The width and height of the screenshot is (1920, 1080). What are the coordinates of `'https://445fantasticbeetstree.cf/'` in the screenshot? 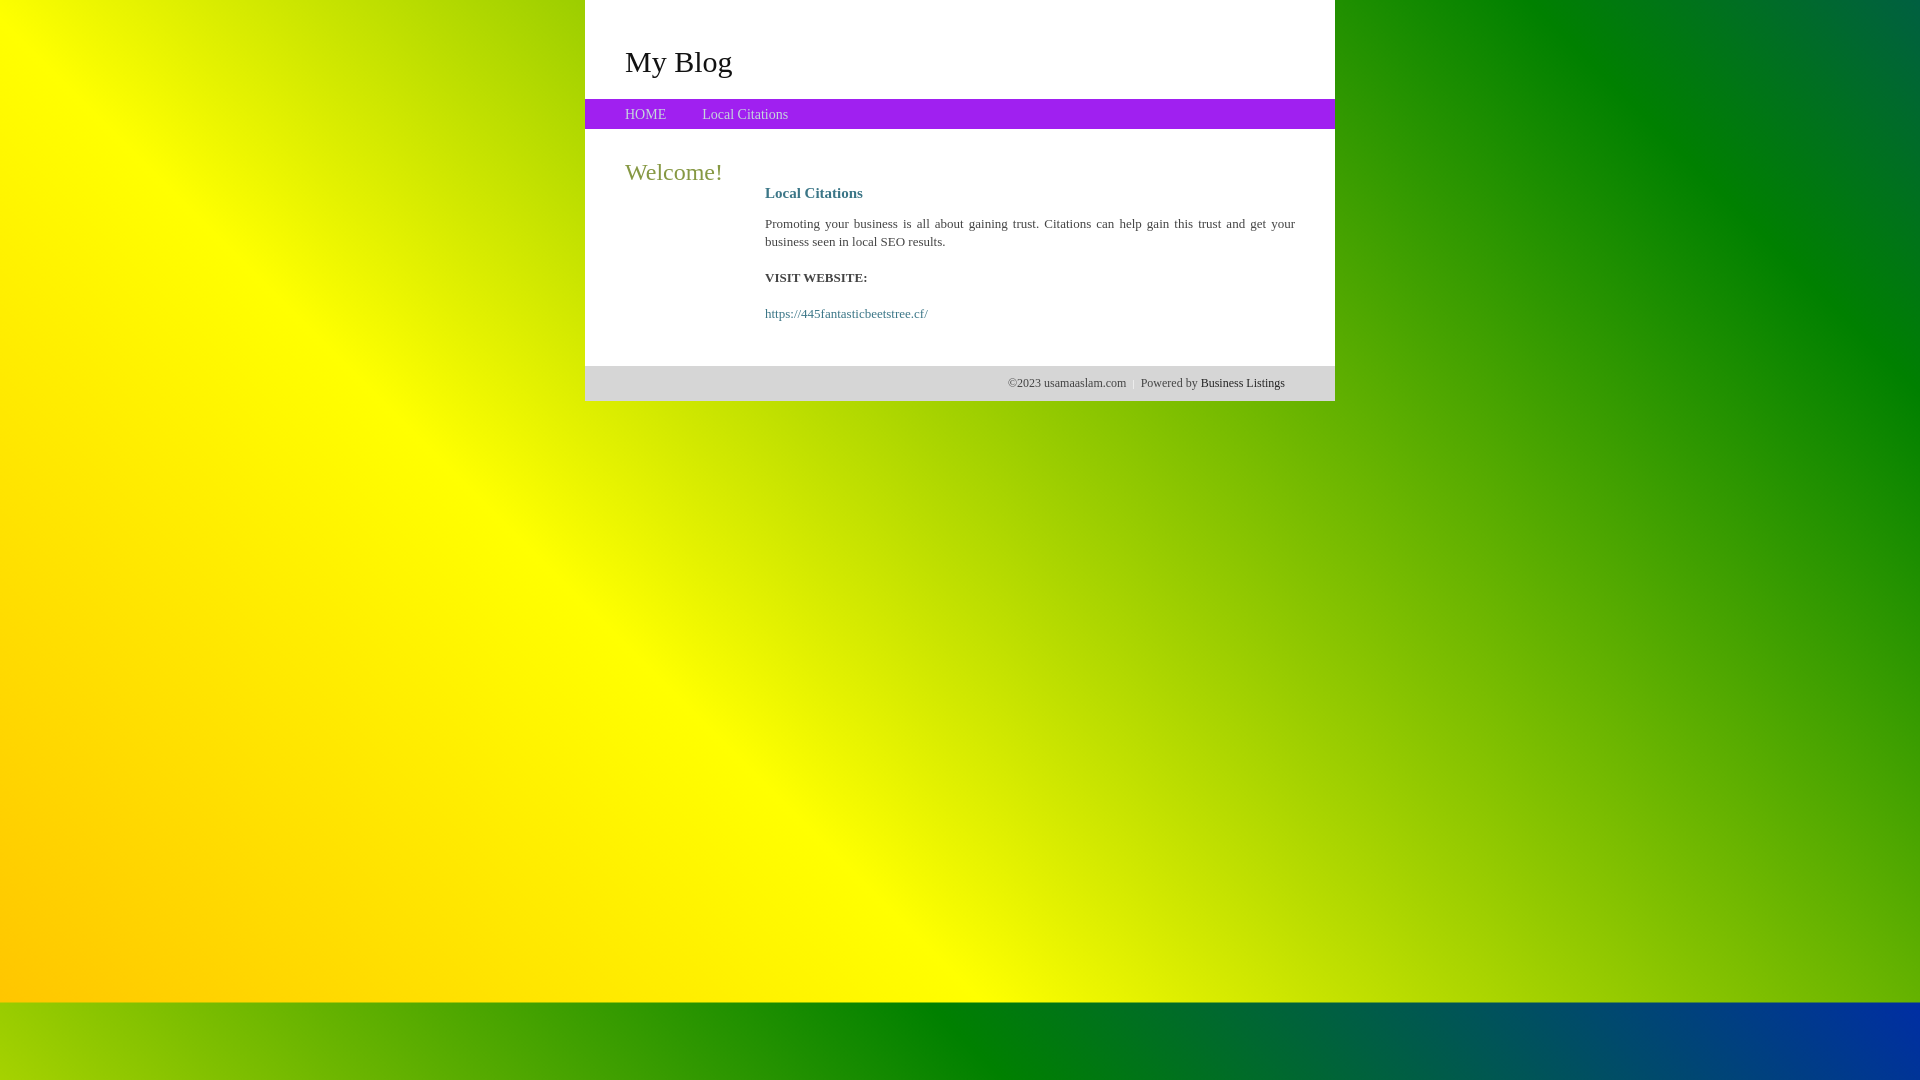 It's located at (846, 313).